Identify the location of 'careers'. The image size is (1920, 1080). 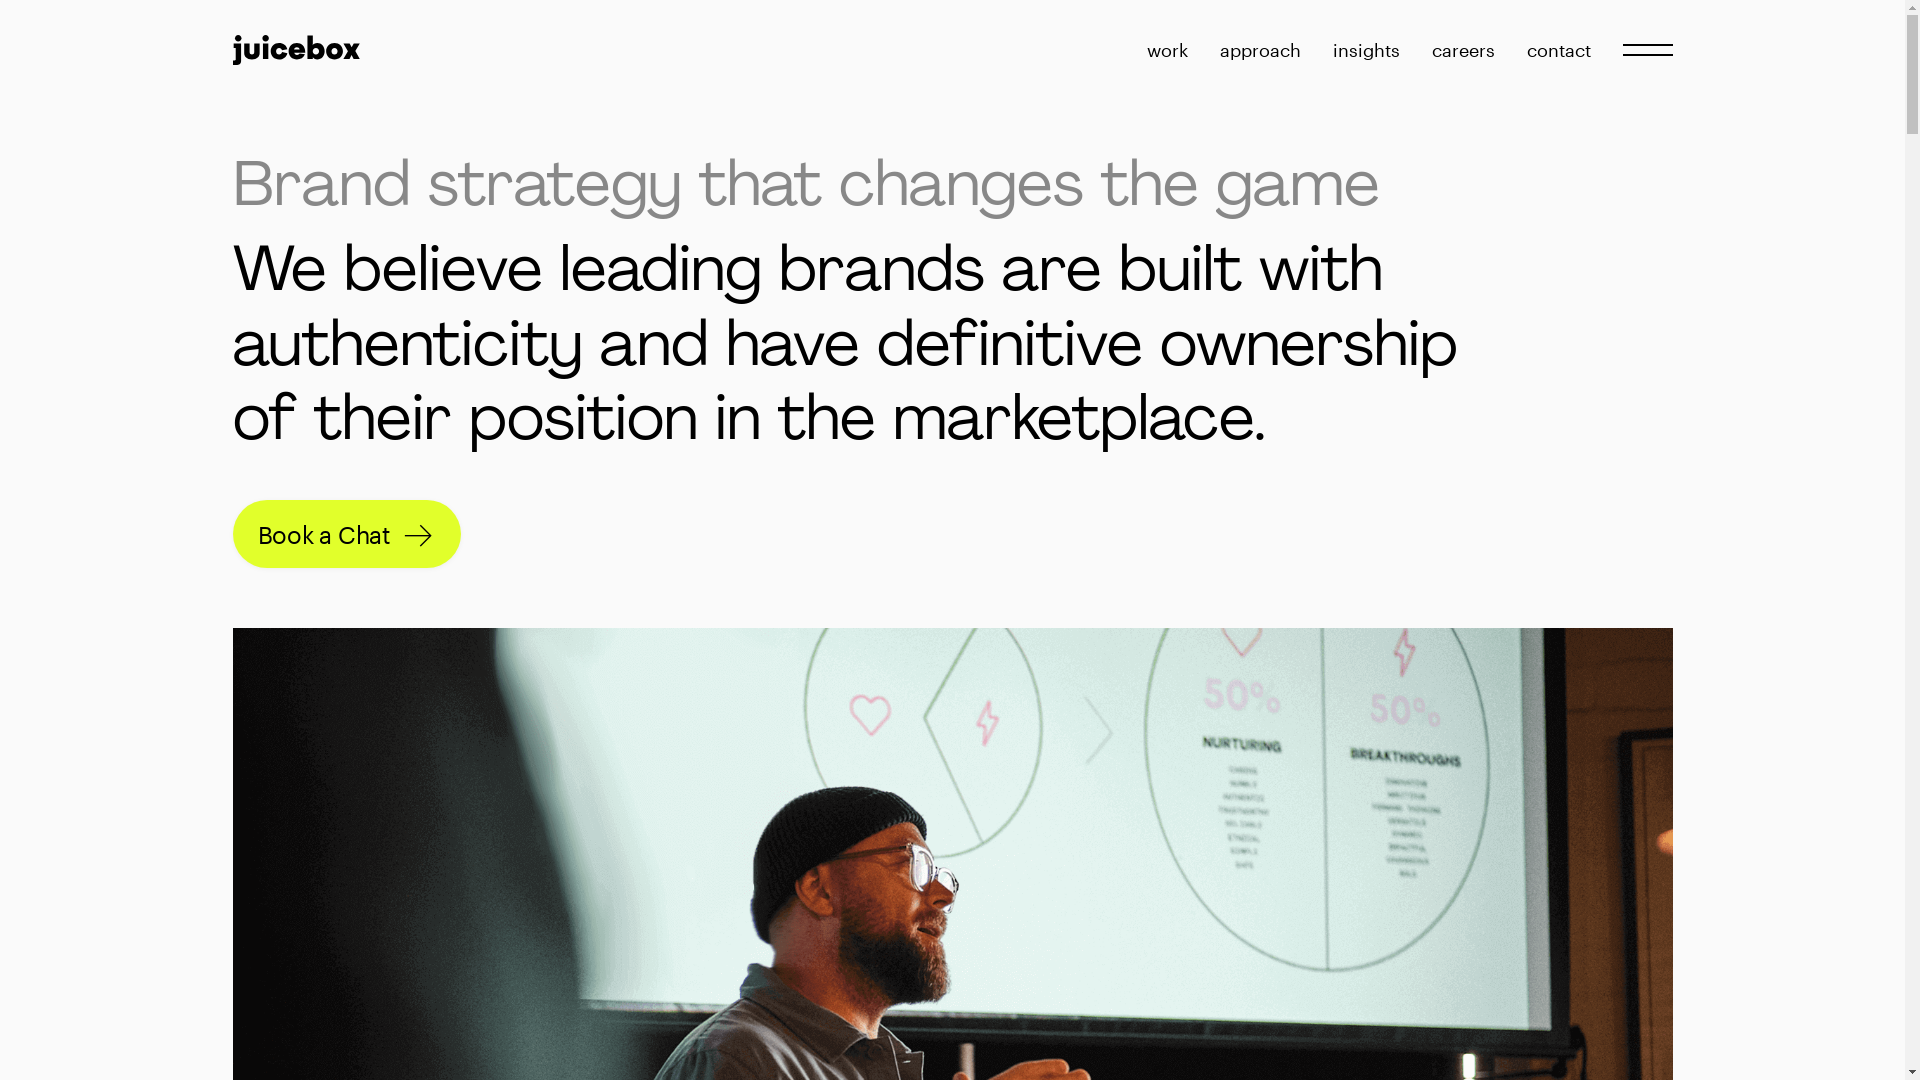
(1463, 48).